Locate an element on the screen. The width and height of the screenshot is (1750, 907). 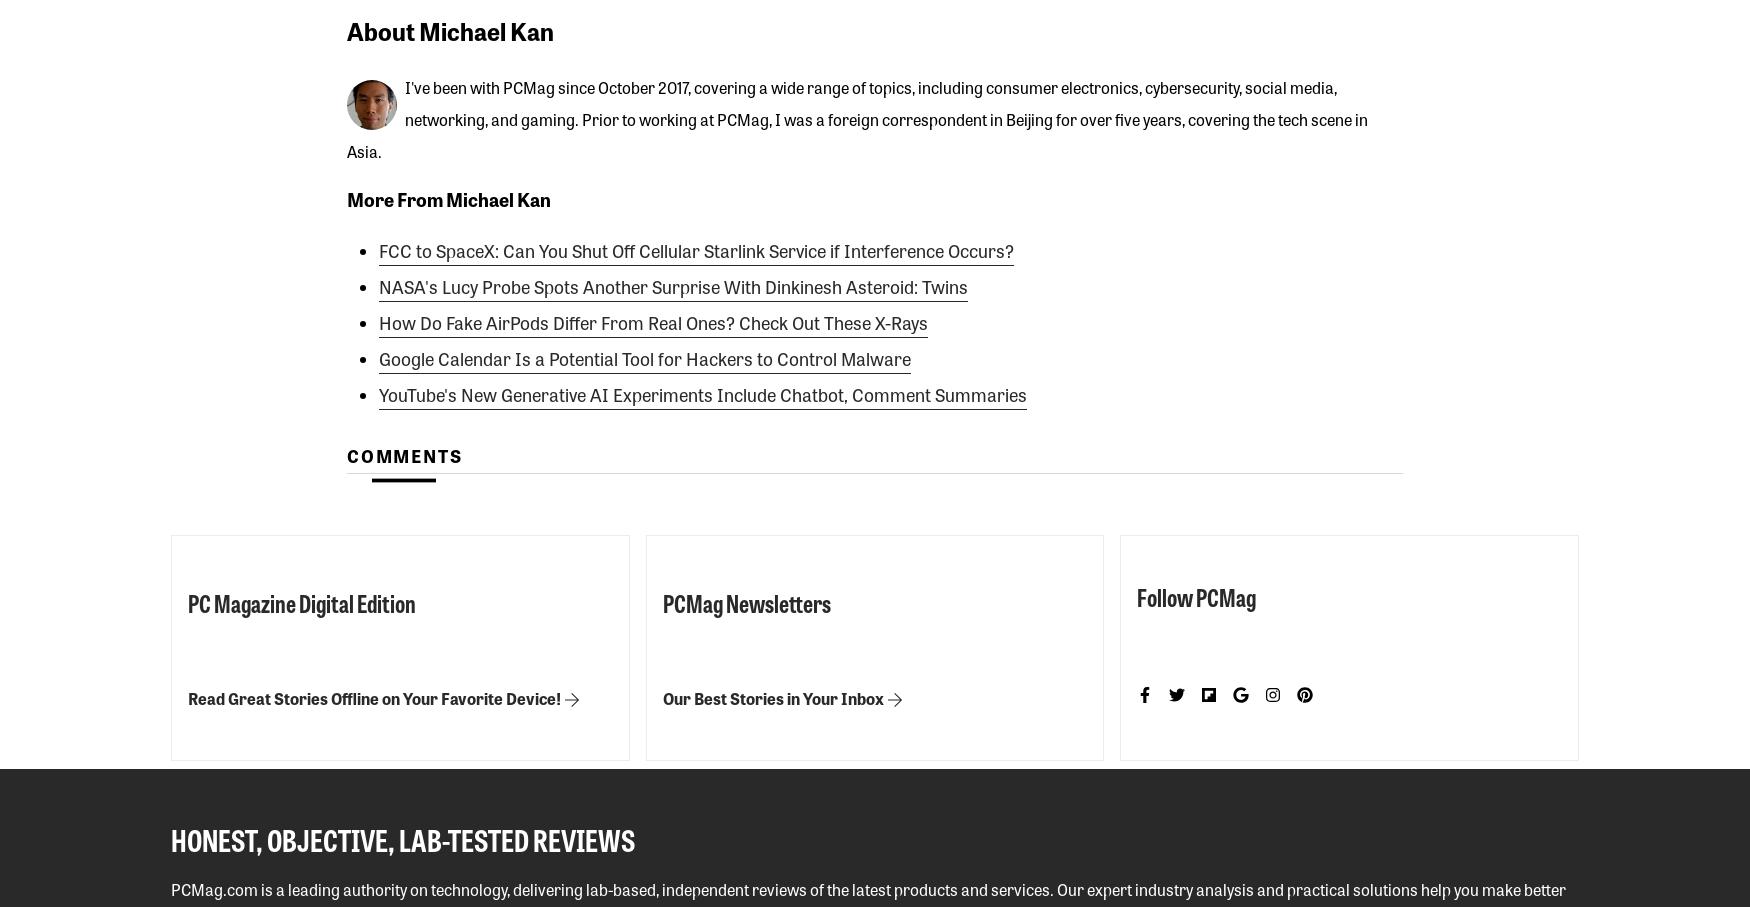
'How Do Fake AirPods Differ From Real Ones? Check Out These X-Rays' is located at coordinates (652, 321).